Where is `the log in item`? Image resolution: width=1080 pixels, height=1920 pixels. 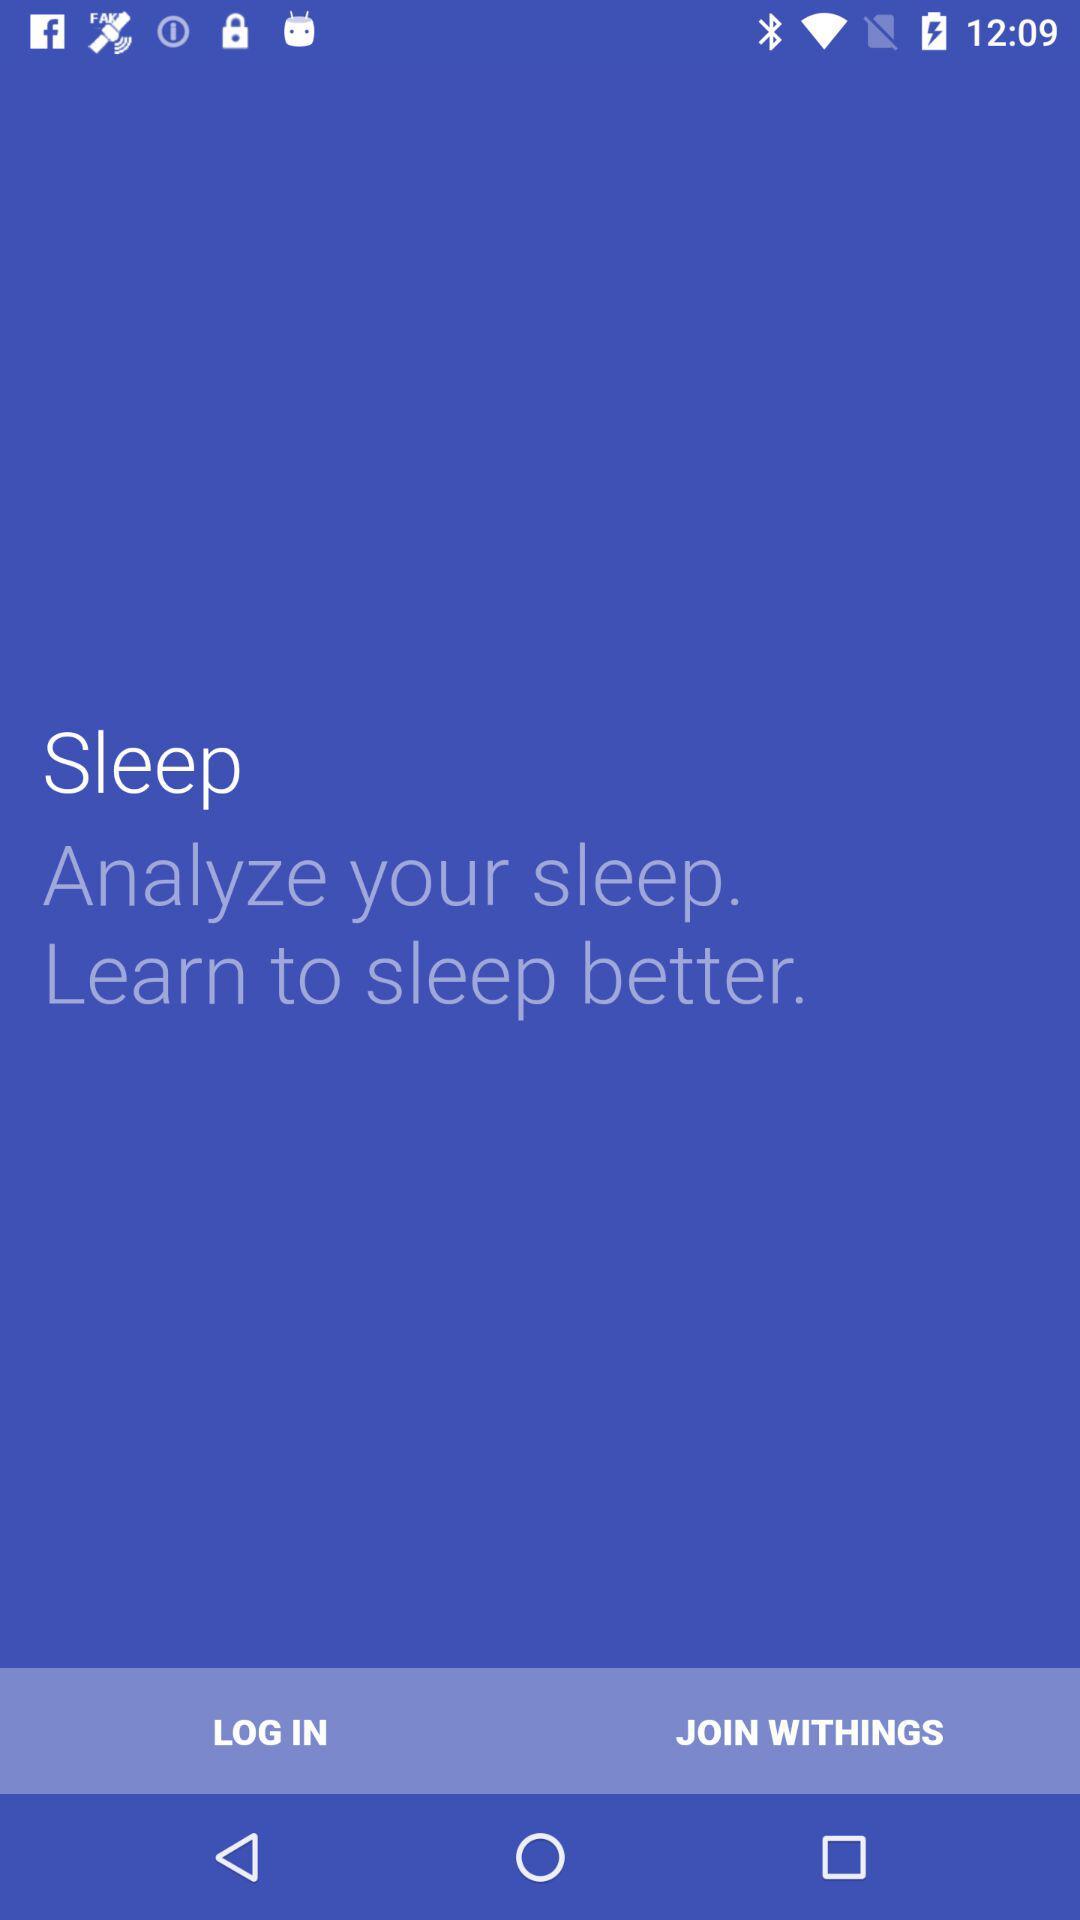 the log in item is located at coordinates (270, 1730).